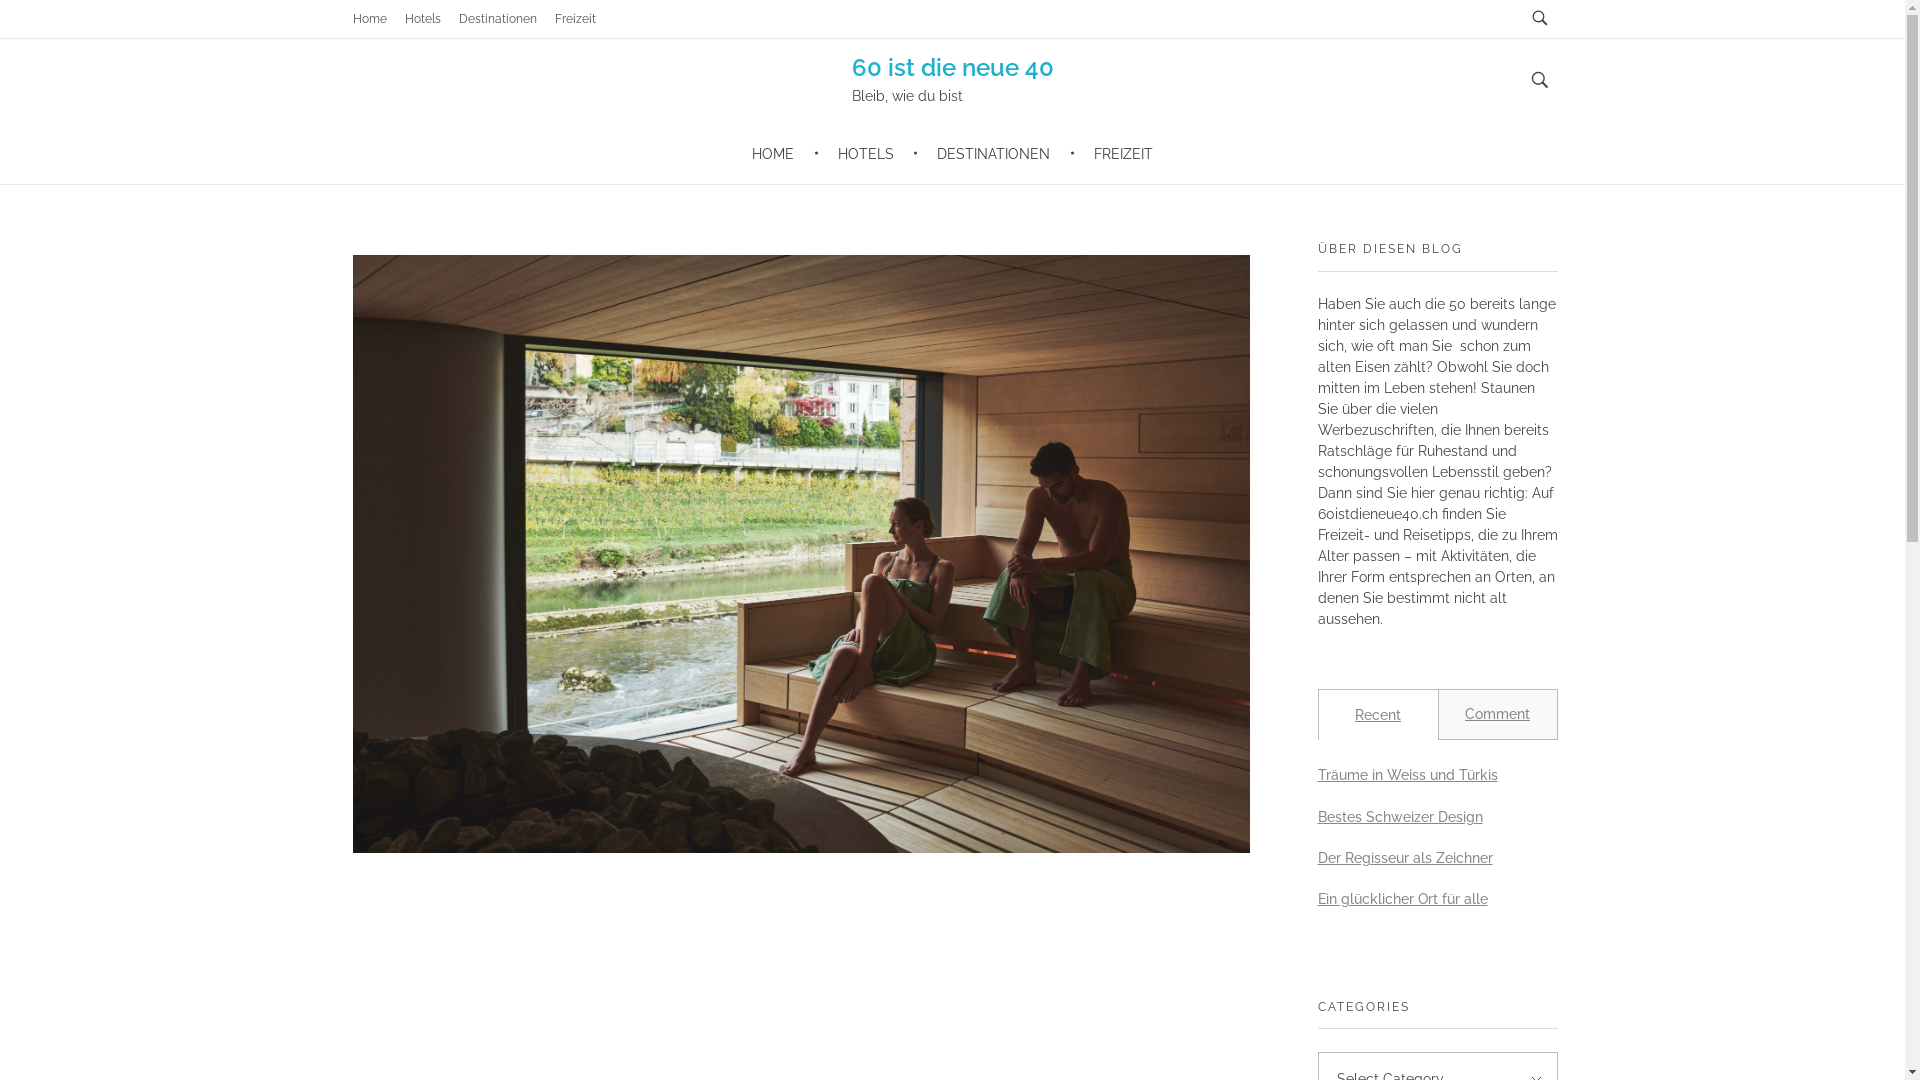  What do you see at coordinates (1113, 153) in the screenshot?
I see `'FREIZEIT'` at bounding box center [1113, 153].